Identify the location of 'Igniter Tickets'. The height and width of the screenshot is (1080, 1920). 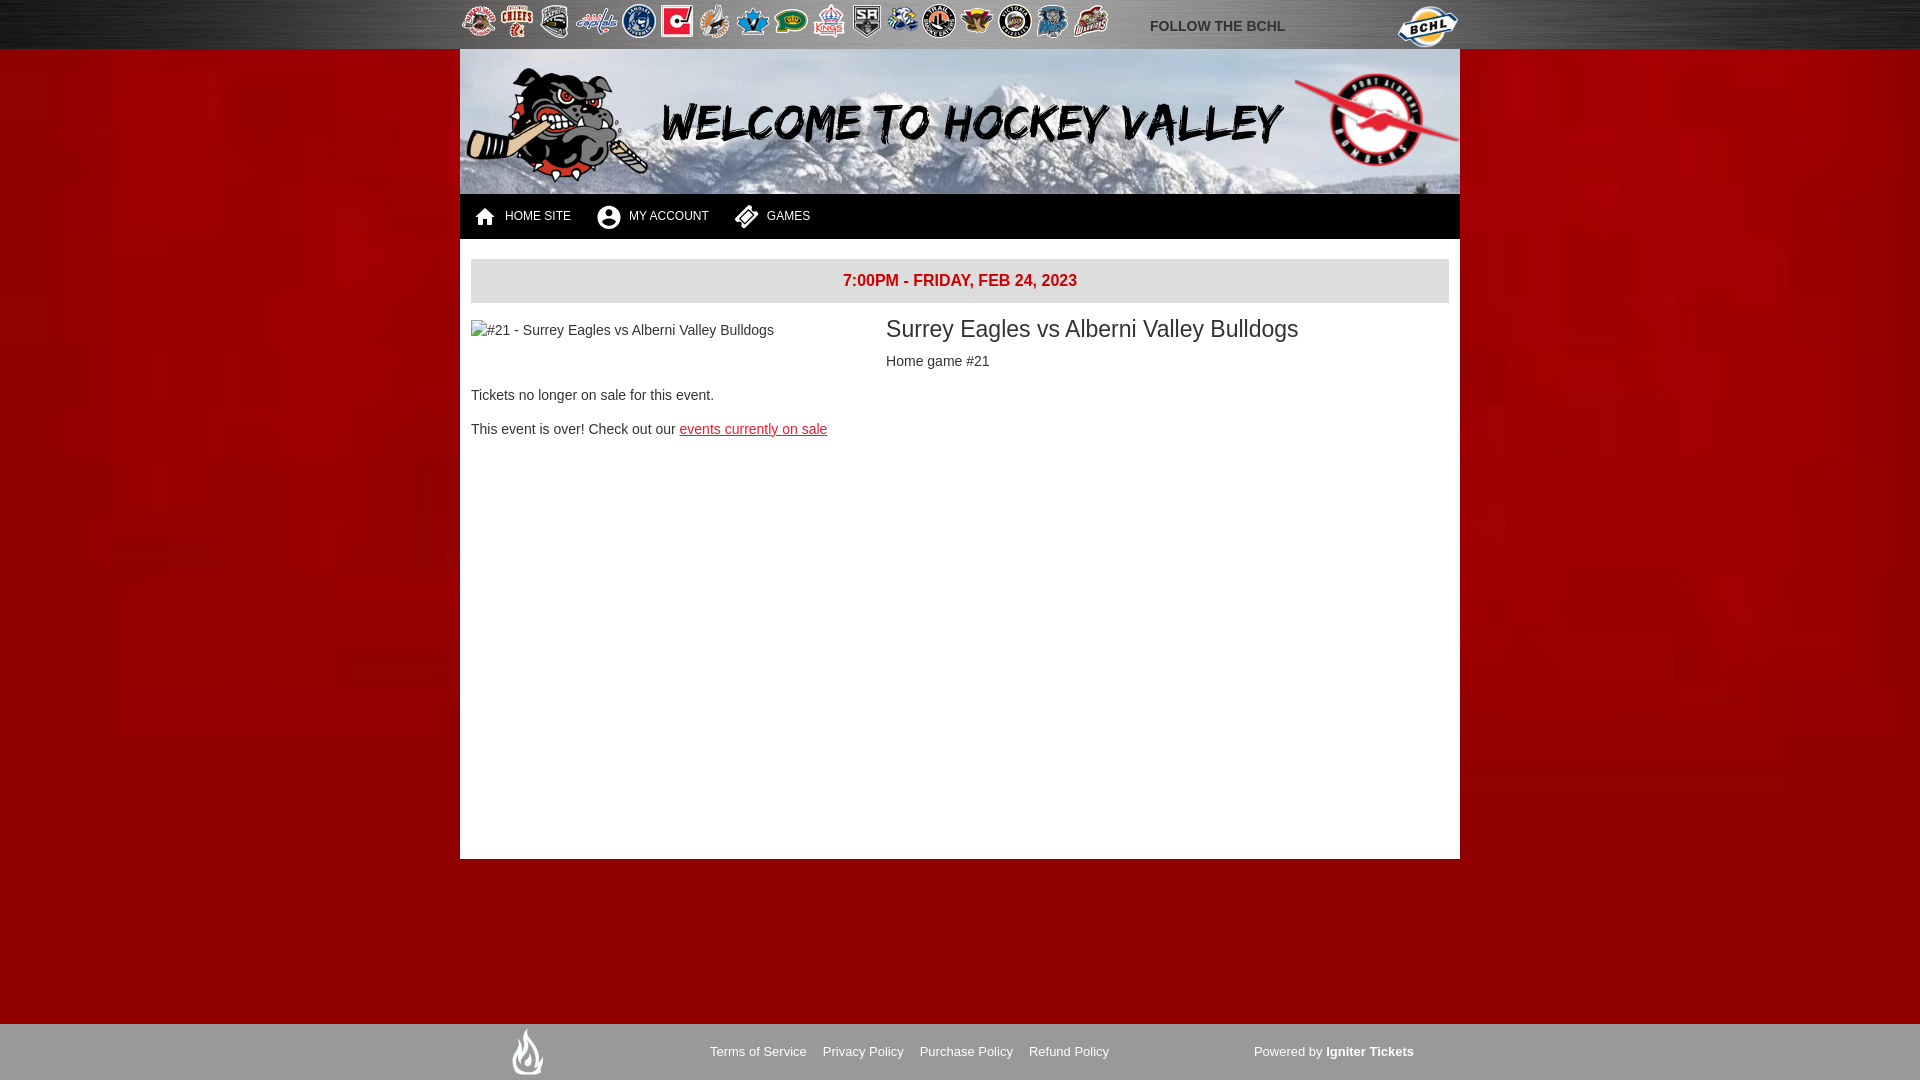
(1368, 1051).